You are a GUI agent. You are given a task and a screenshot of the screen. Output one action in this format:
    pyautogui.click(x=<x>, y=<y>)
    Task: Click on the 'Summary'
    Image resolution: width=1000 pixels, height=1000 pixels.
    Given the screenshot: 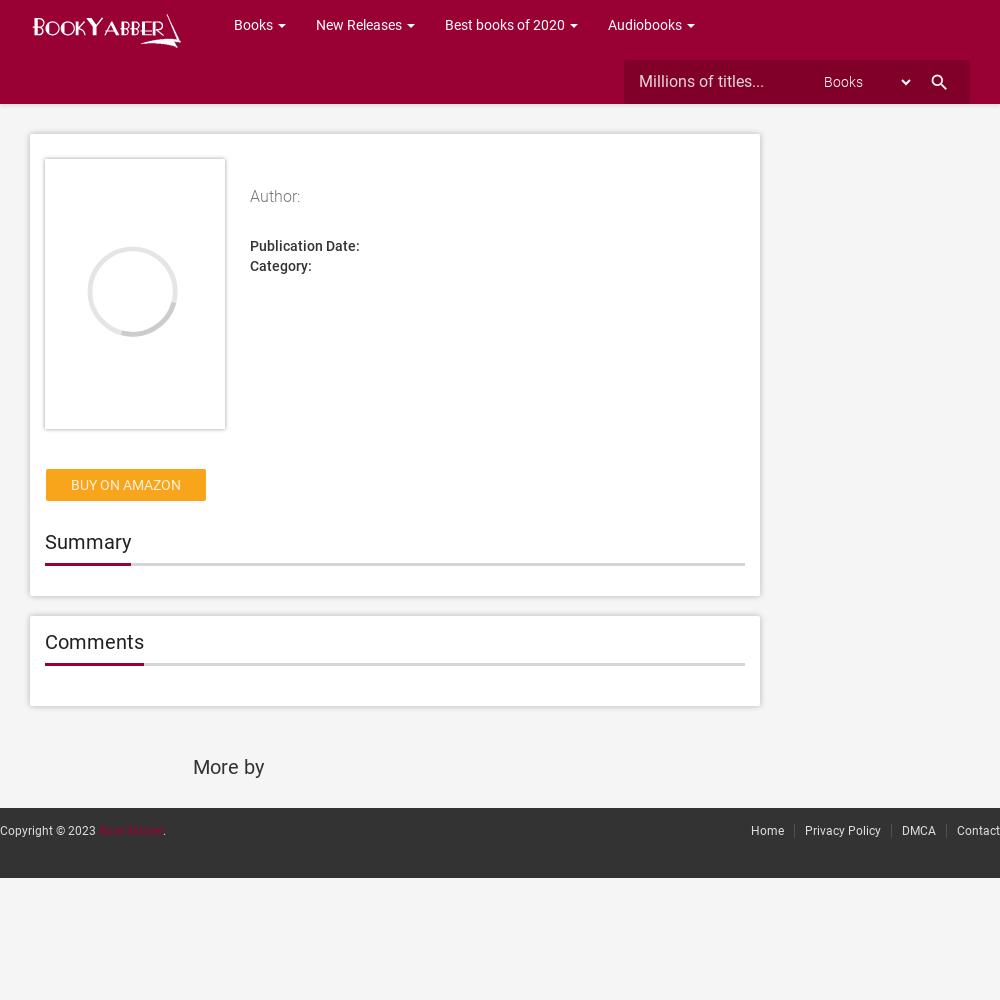 What is the action you would take?
    pyautogui.click(x=45, y=542)
    